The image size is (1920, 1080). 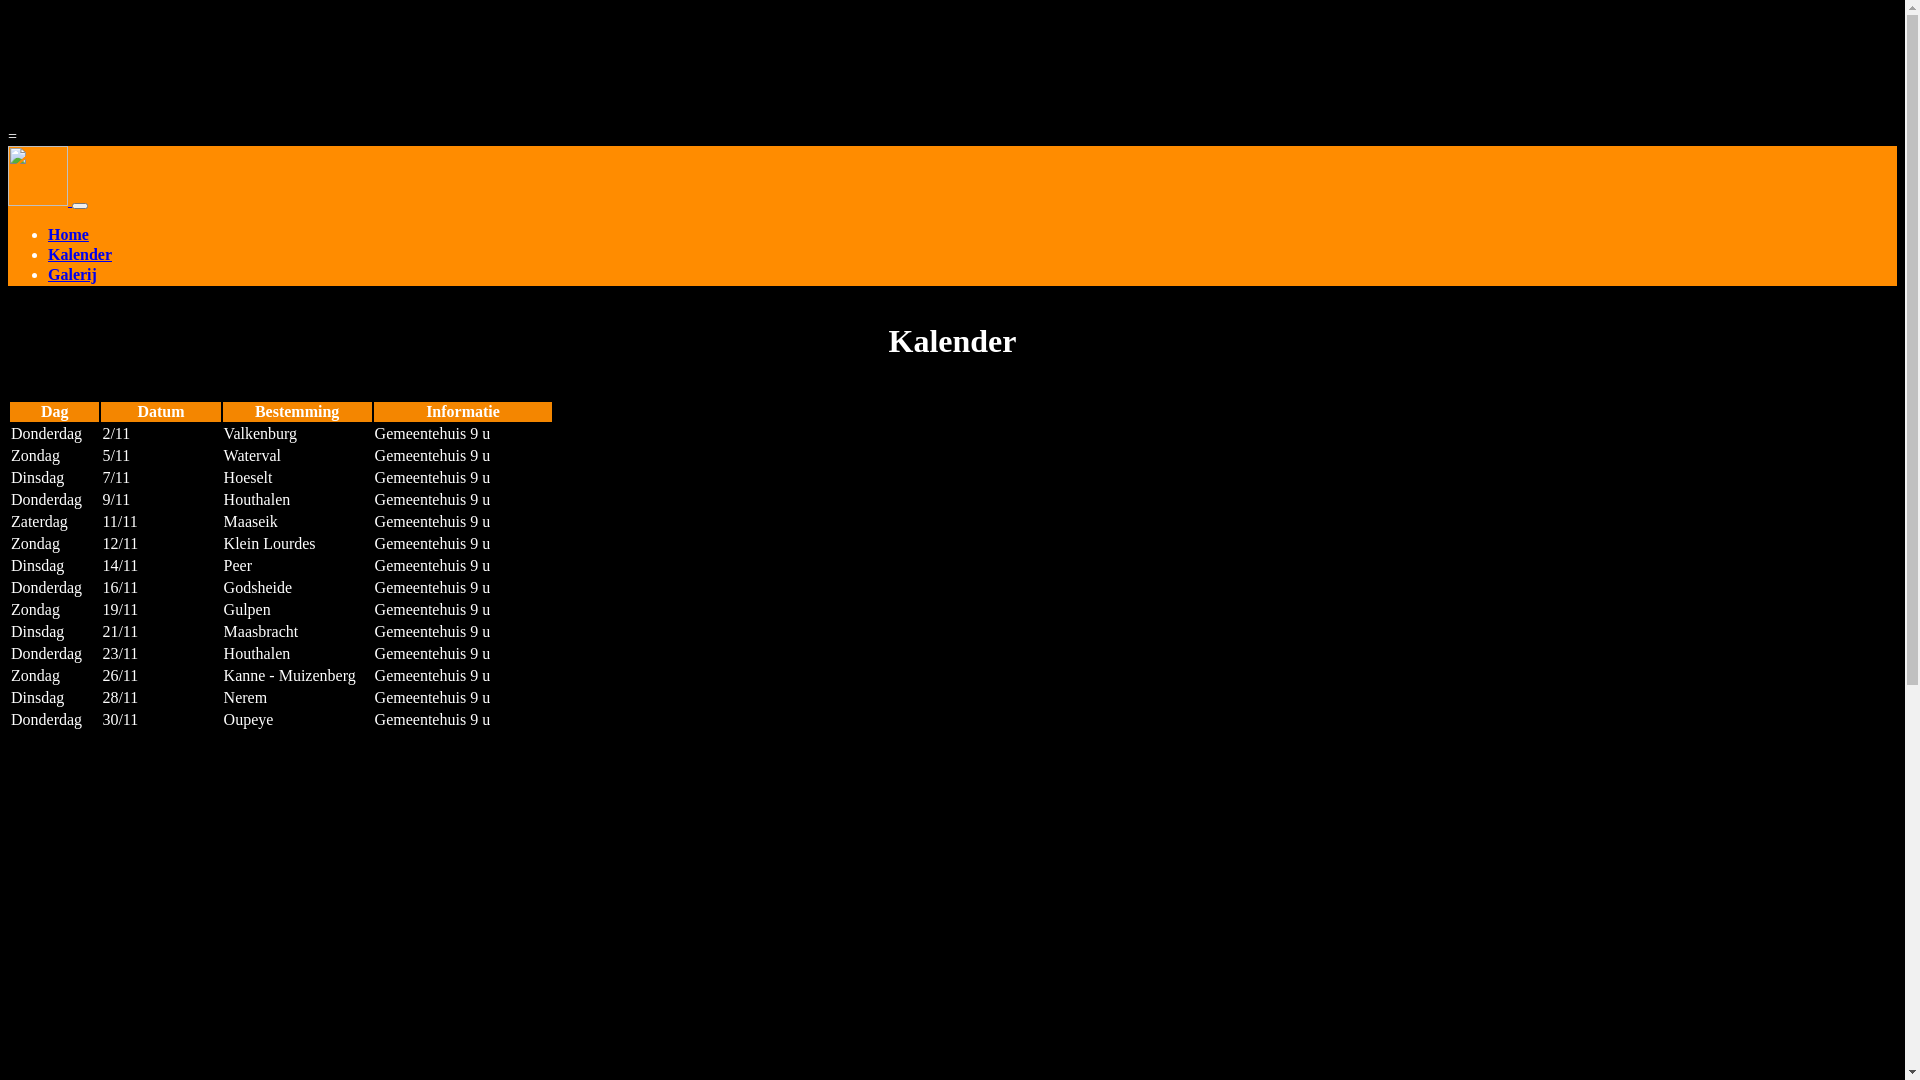 I want to click on 'Galerij', so click(x=972, y=276).